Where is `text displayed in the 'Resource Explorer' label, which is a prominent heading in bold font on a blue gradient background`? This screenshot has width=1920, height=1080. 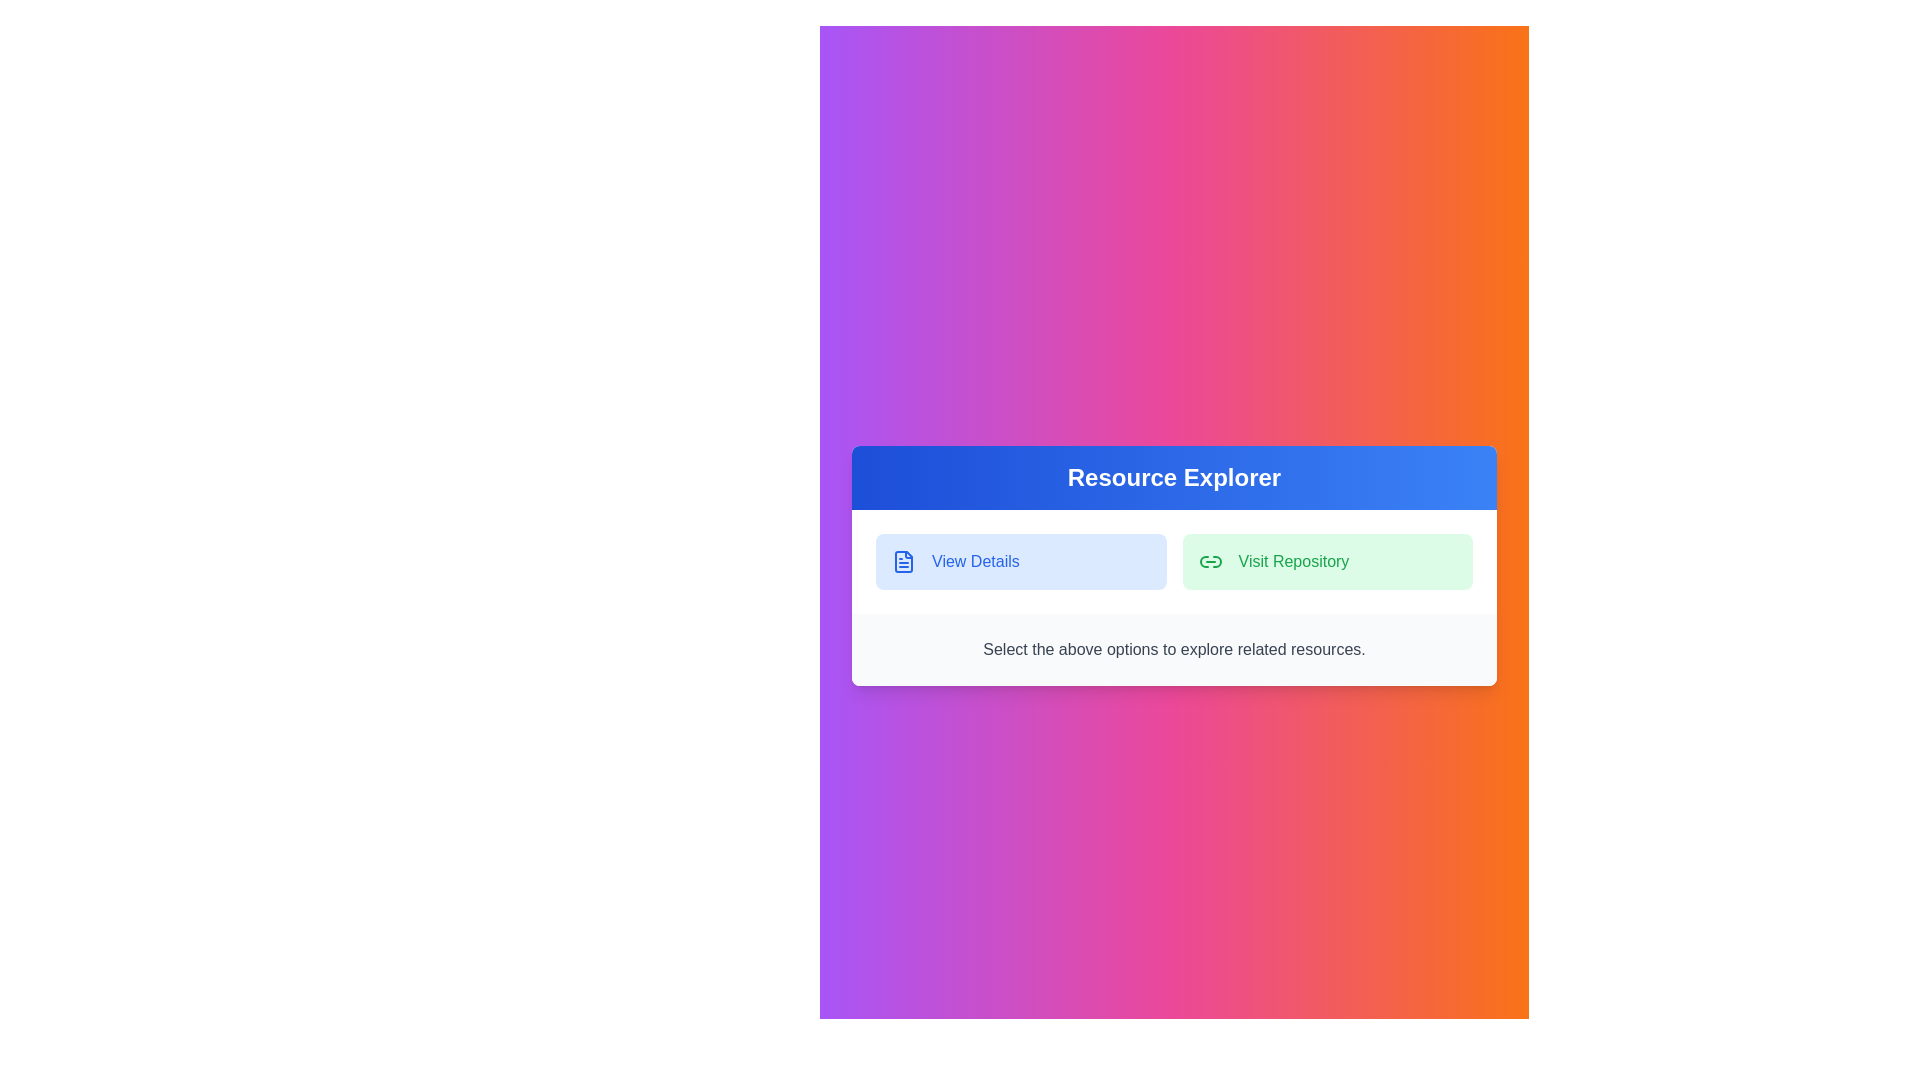
text displayed in the 'Resource Explorer' label, which is a prominent heading in bold font on a blue gradient background is located at coordinates (1174, 478).